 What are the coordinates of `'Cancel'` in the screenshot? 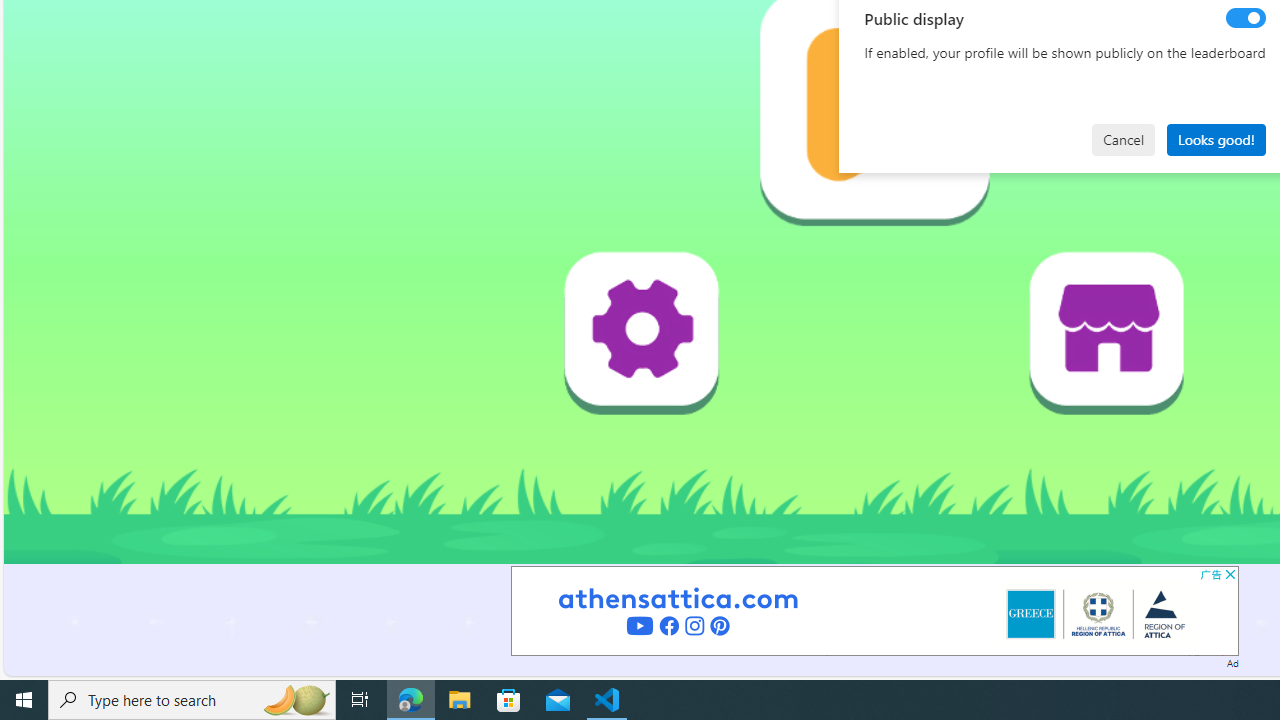 It's located at (1123, 138).